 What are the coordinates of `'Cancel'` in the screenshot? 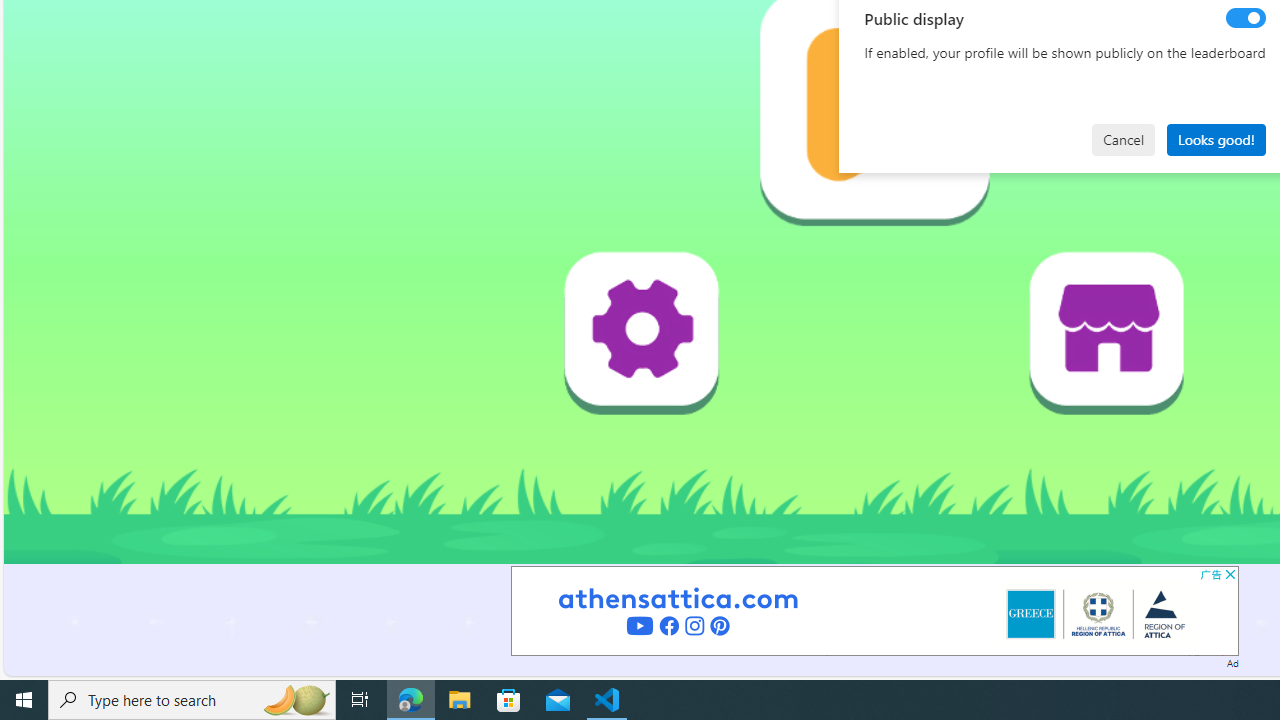 It's located at (1123, 138).